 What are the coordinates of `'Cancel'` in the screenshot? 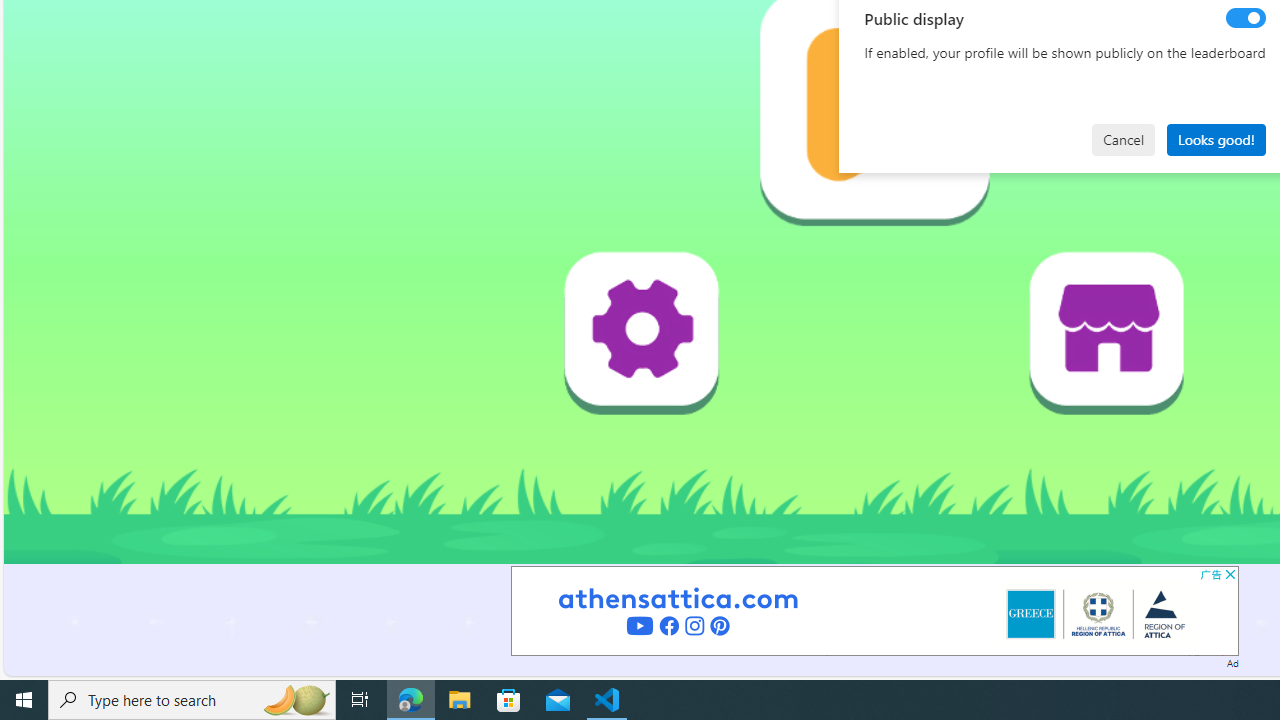 It's located at (1123, 138).